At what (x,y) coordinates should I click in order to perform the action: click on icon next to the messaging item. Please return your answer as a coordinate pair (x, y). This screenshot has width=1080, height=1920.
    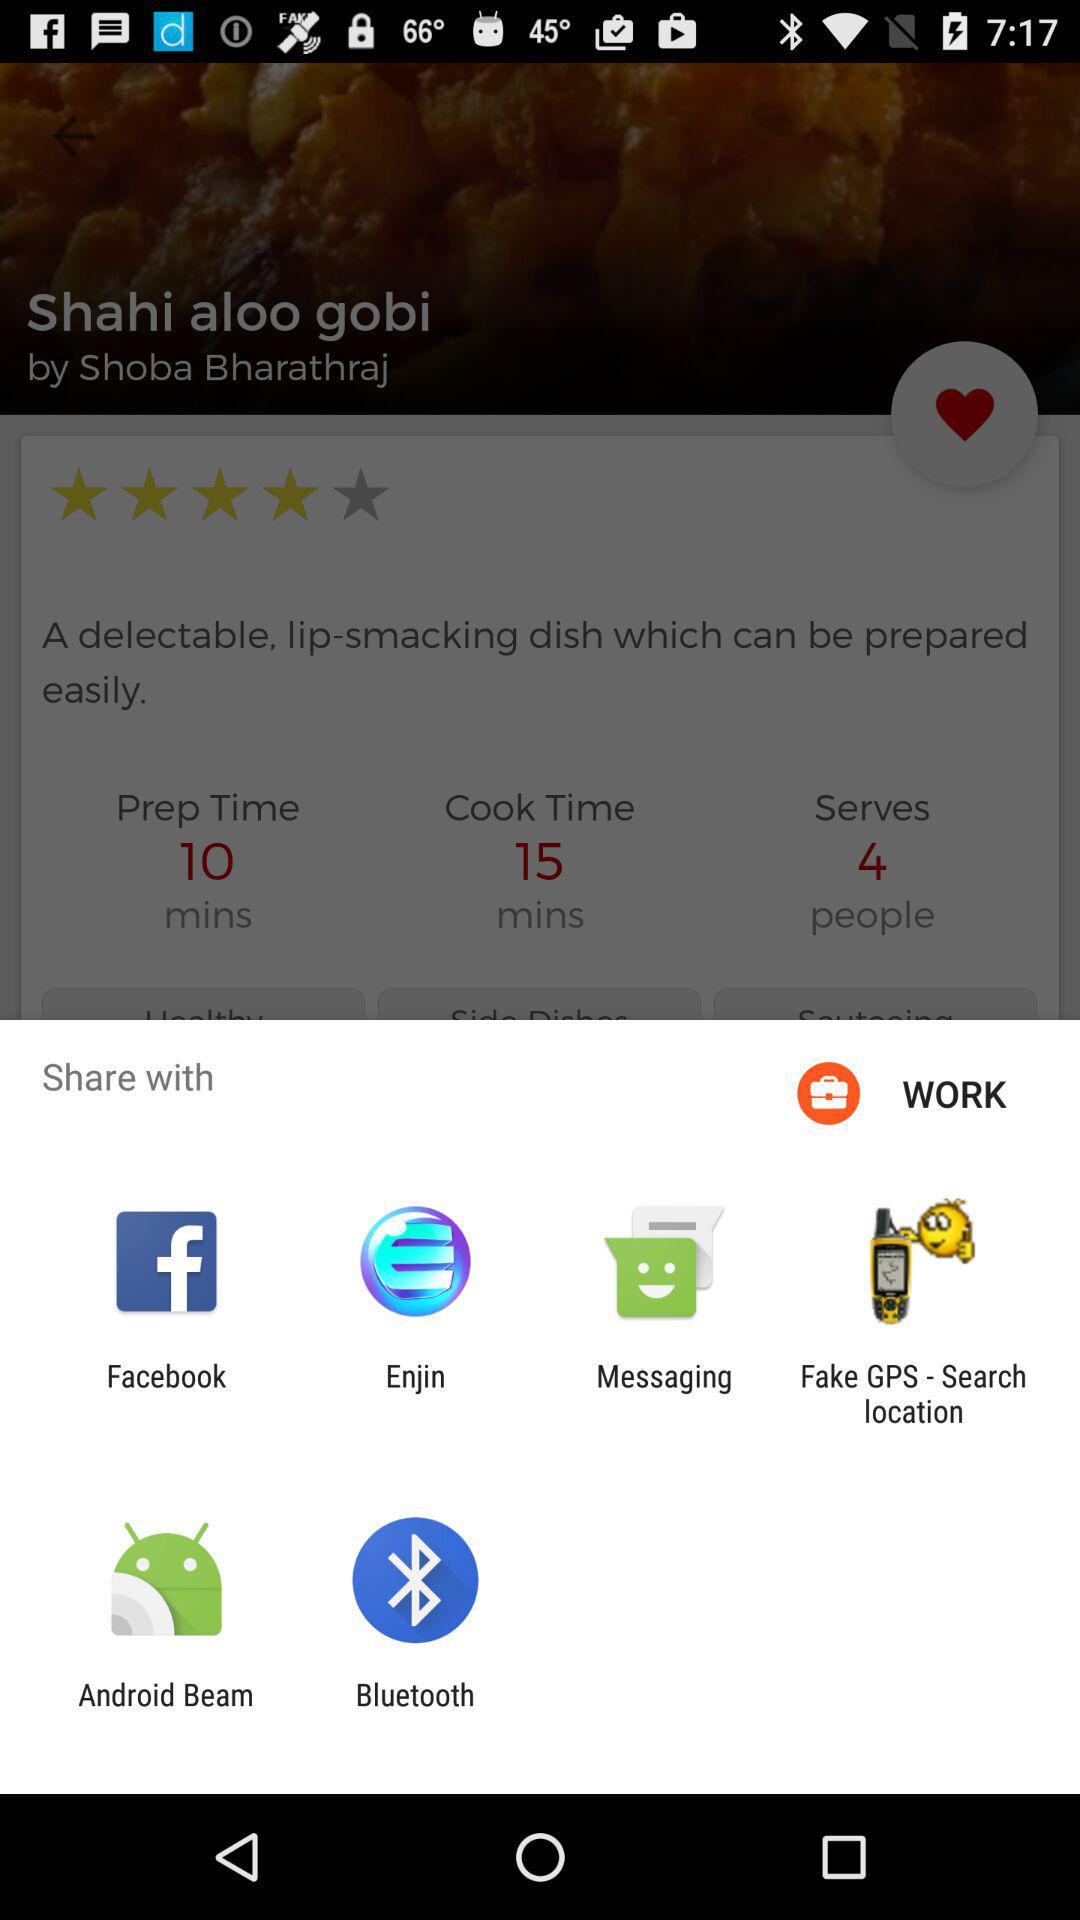
    Looking at the image, I should click on (414, 1392).